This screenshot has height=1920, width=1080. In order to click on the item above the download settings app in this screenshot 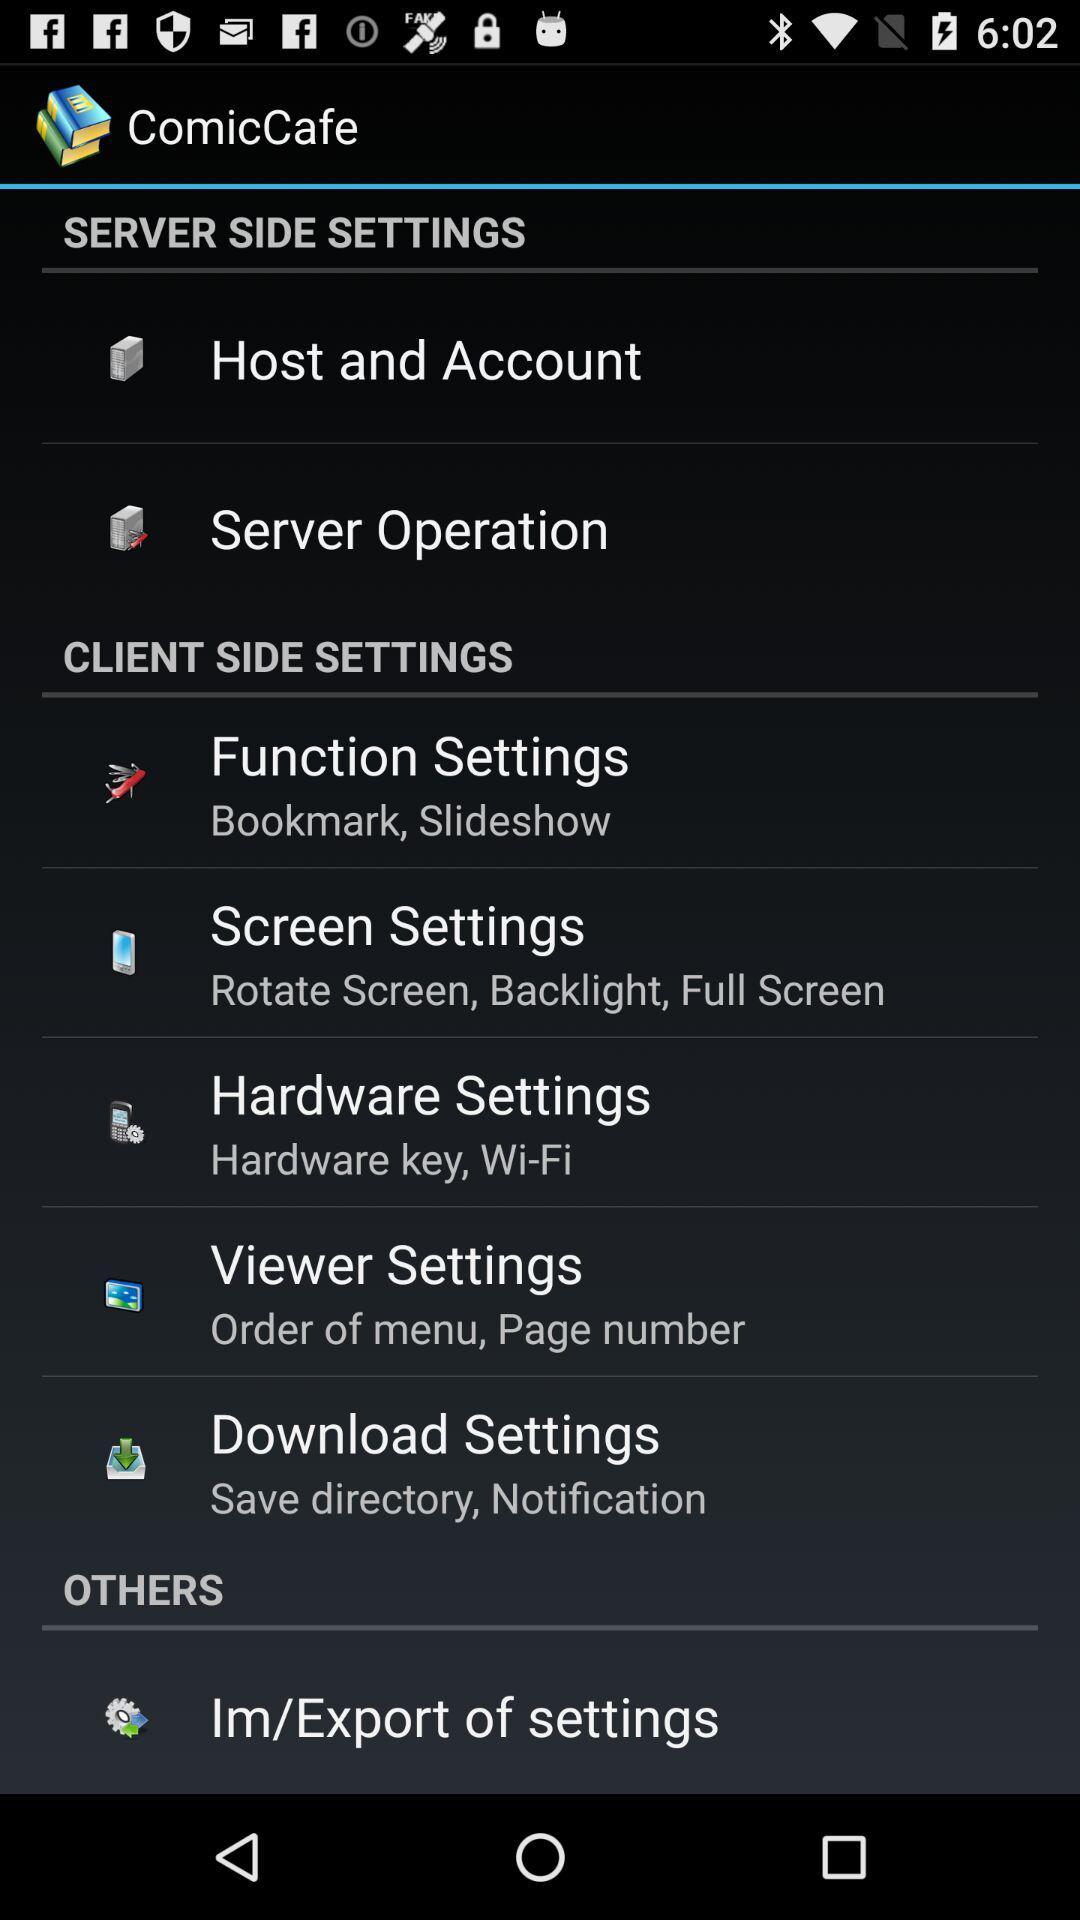, I will do `click(477, 1327)`.